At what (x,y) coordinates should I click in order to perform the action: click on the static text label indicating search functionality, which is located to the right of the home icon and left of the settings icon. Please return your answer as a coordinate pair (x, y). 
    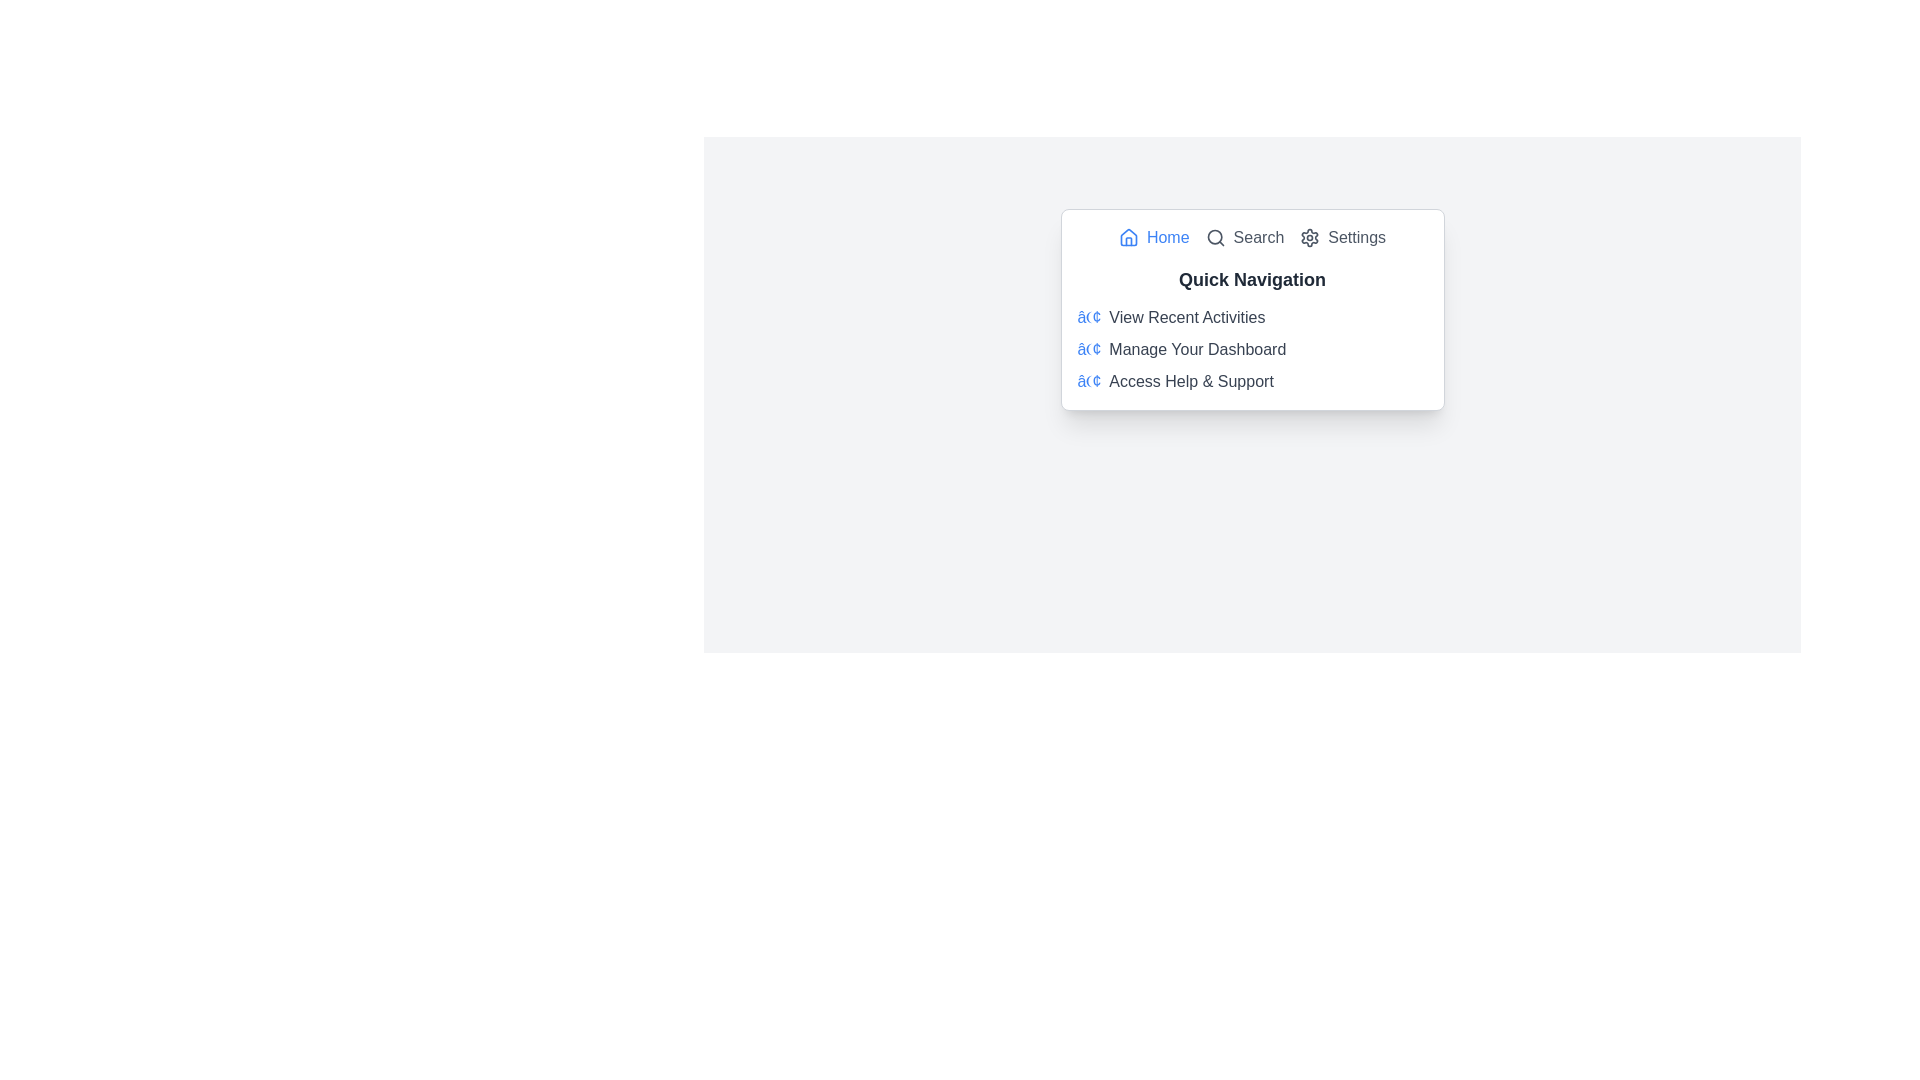
    Looking at the image, I should click on (1257, 237).